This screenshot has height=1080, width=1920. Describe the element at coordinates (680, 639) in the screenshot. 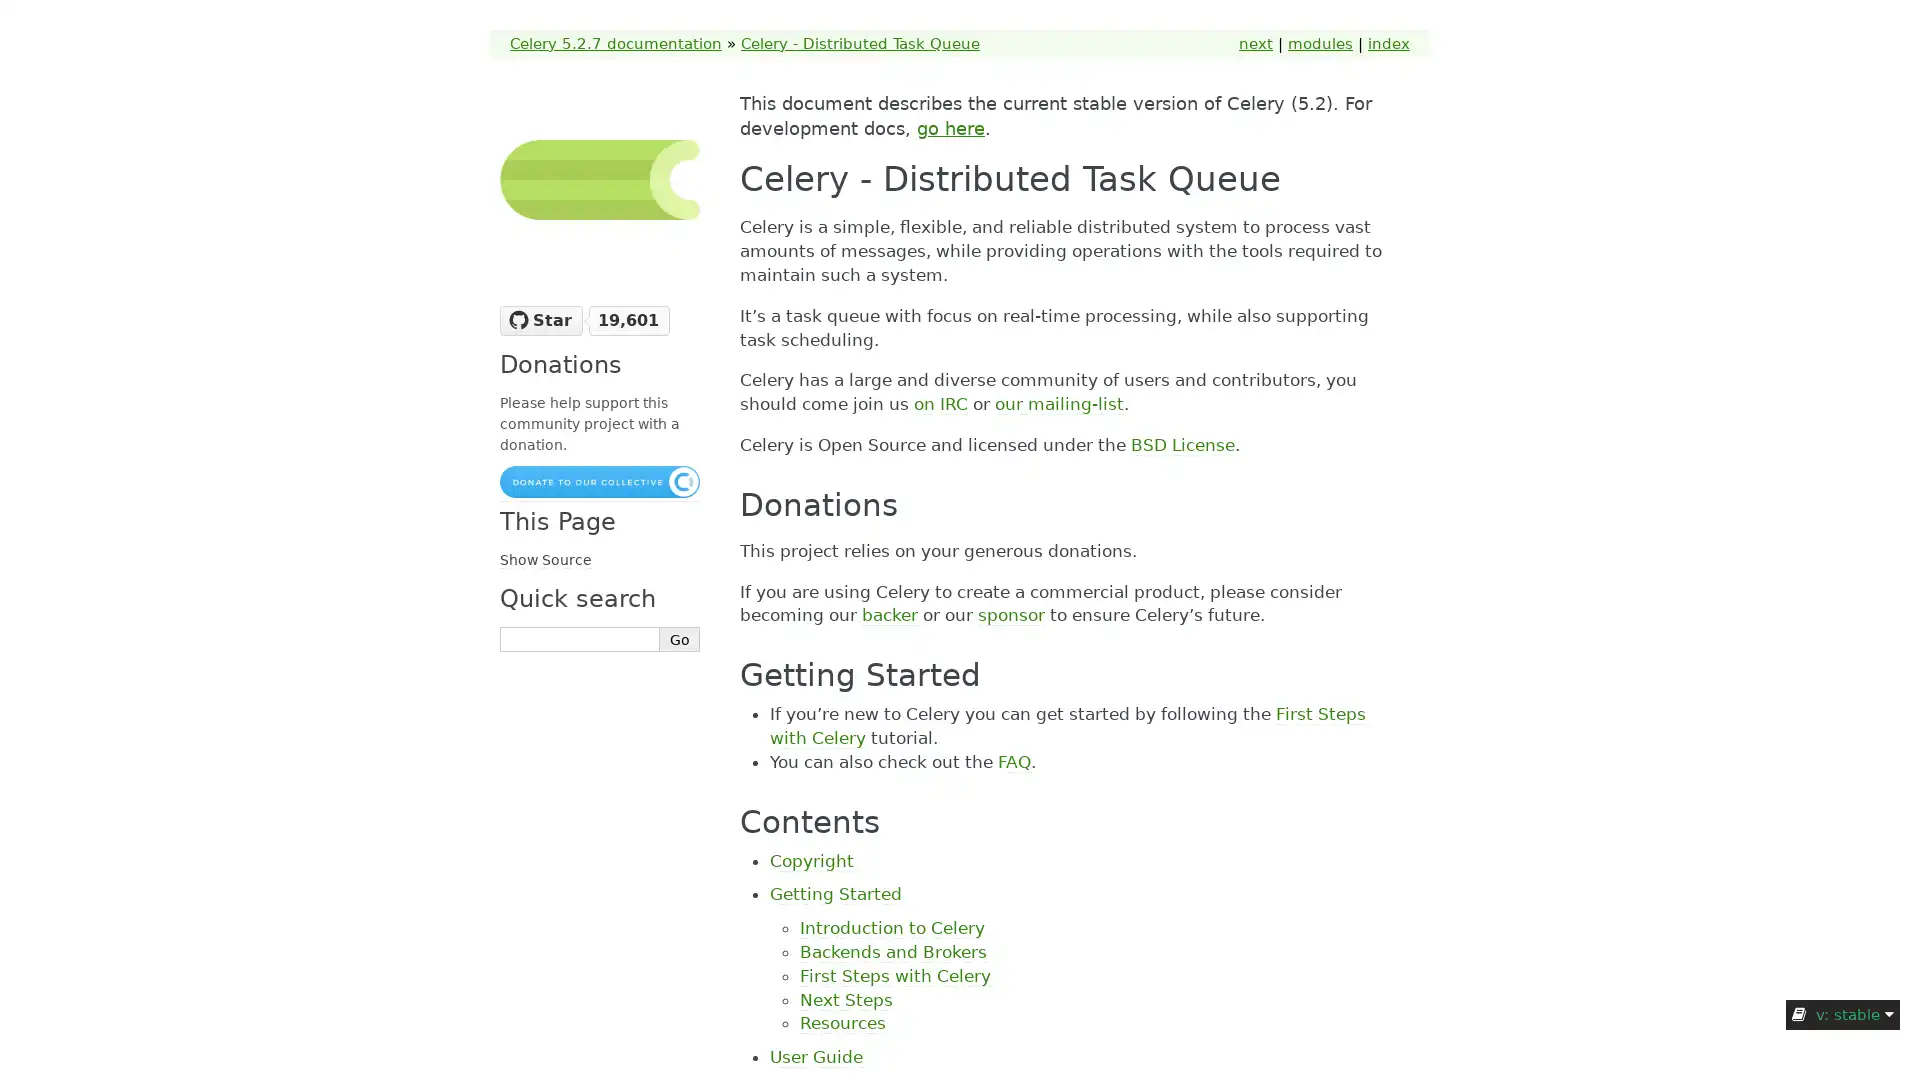

I see `Go` at that location.